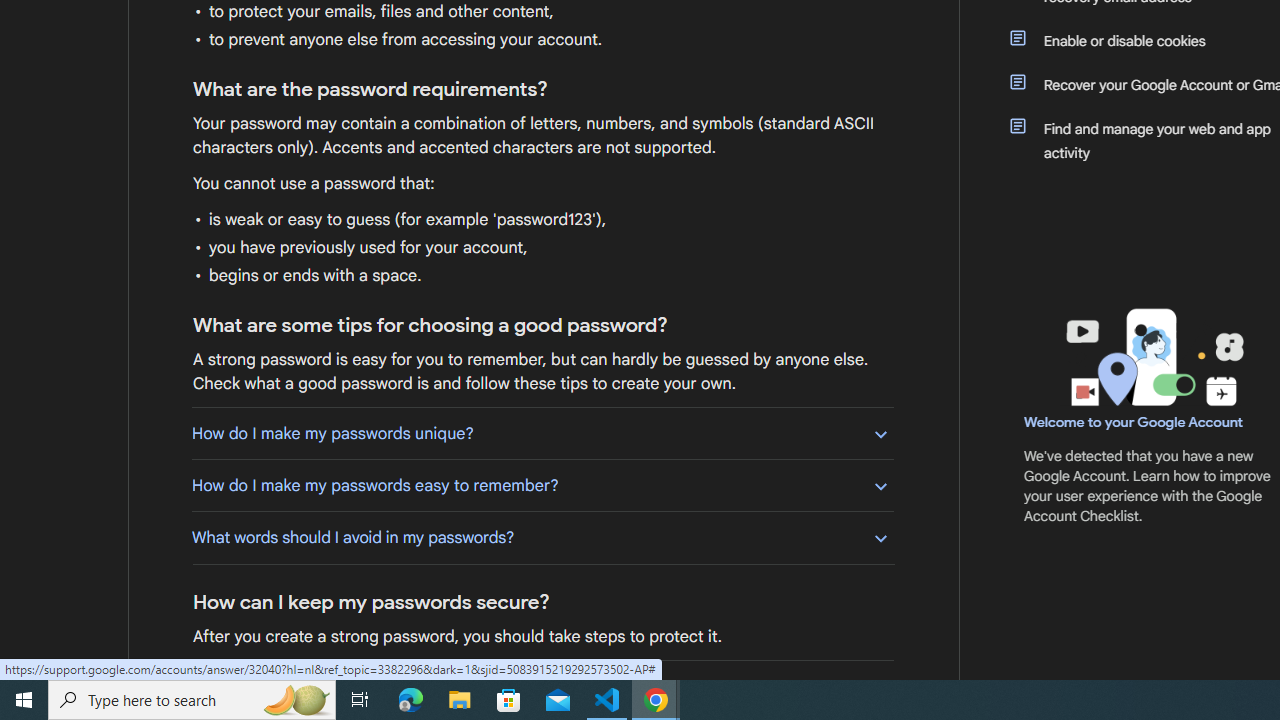  Describe the element at coordinates (1152, 356) in the screenshot. I see `'Learning Center home page image'` at that location.